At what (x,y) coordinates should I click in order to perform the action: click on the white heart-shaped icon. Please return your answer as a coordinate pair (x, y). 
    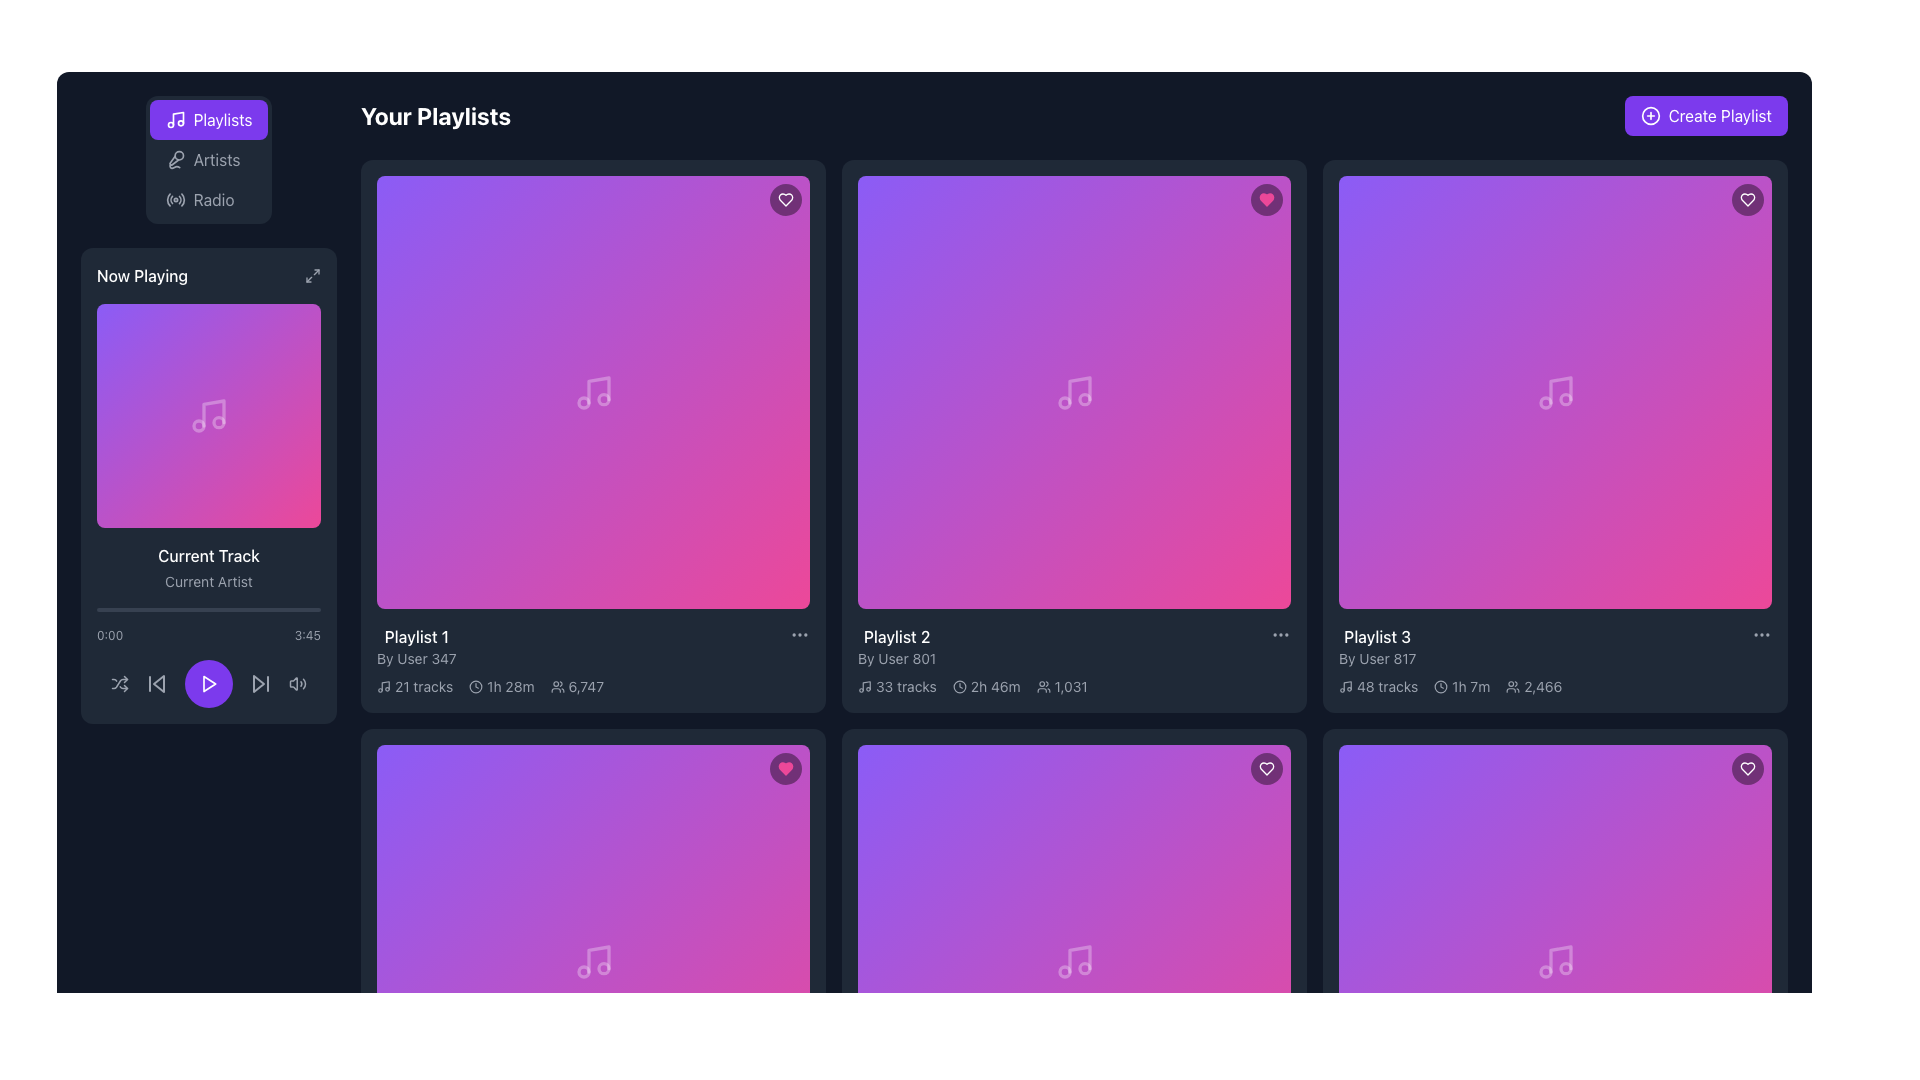
    Looking at the image, I should click on (1746, 767).